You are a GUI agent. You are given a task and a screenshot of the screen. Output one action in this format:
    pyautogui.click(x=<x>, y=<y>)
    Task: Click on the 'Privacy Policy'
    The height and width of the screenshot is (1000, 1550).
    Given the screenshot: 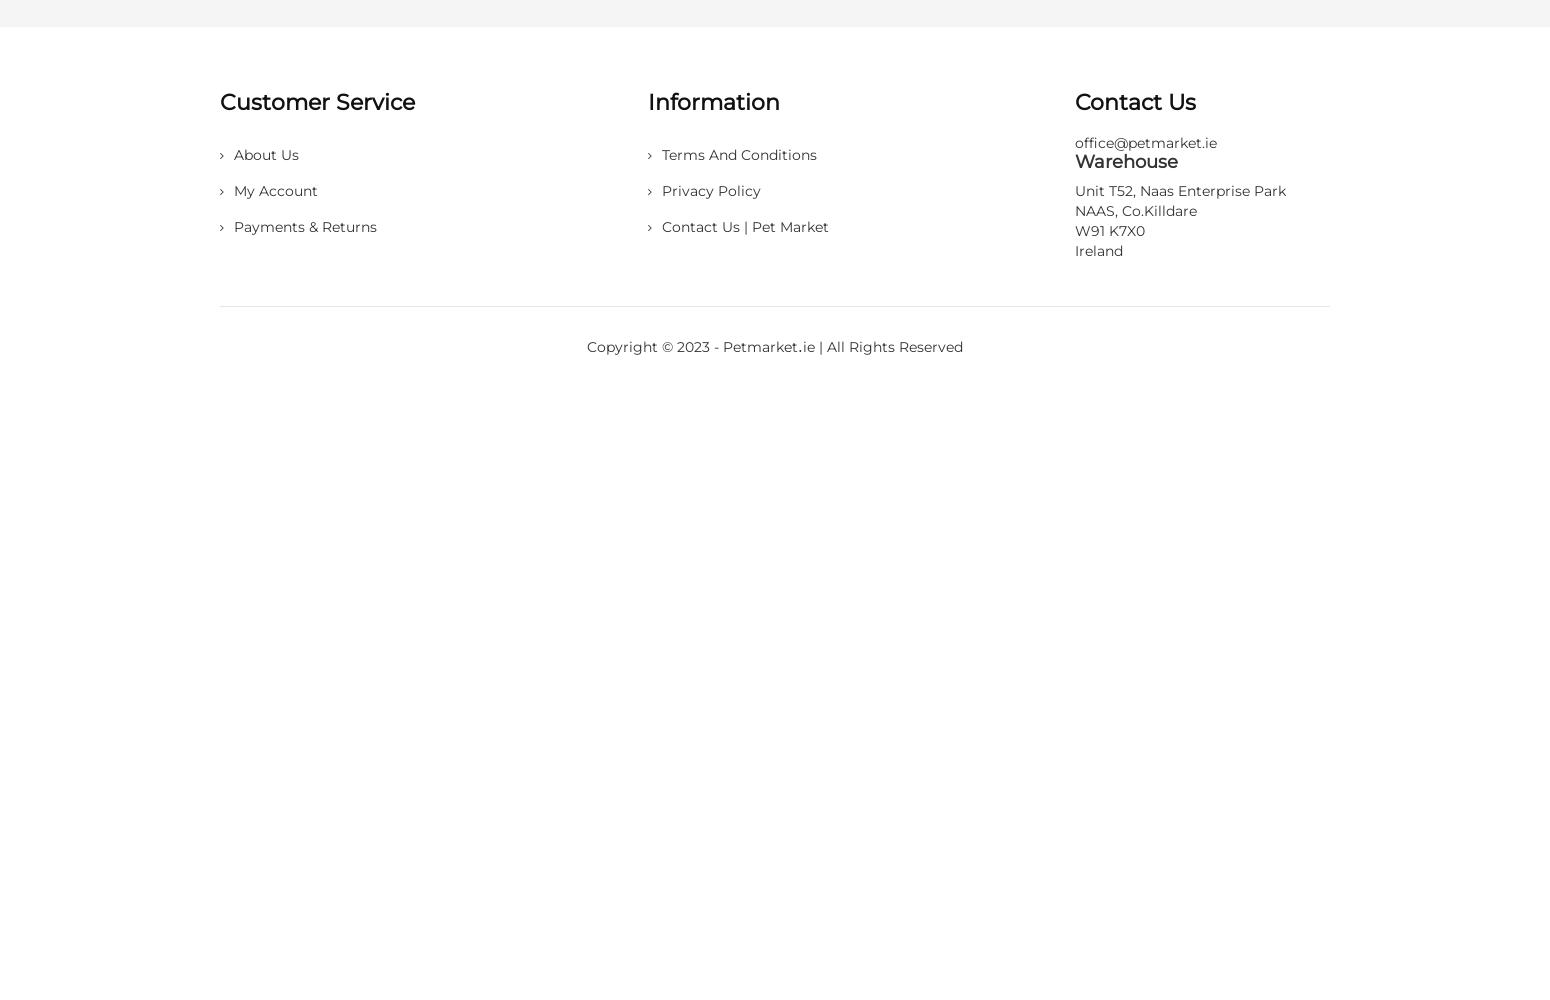 What is the action you would take?
    pyautogui.click(x=710, y=190)
    